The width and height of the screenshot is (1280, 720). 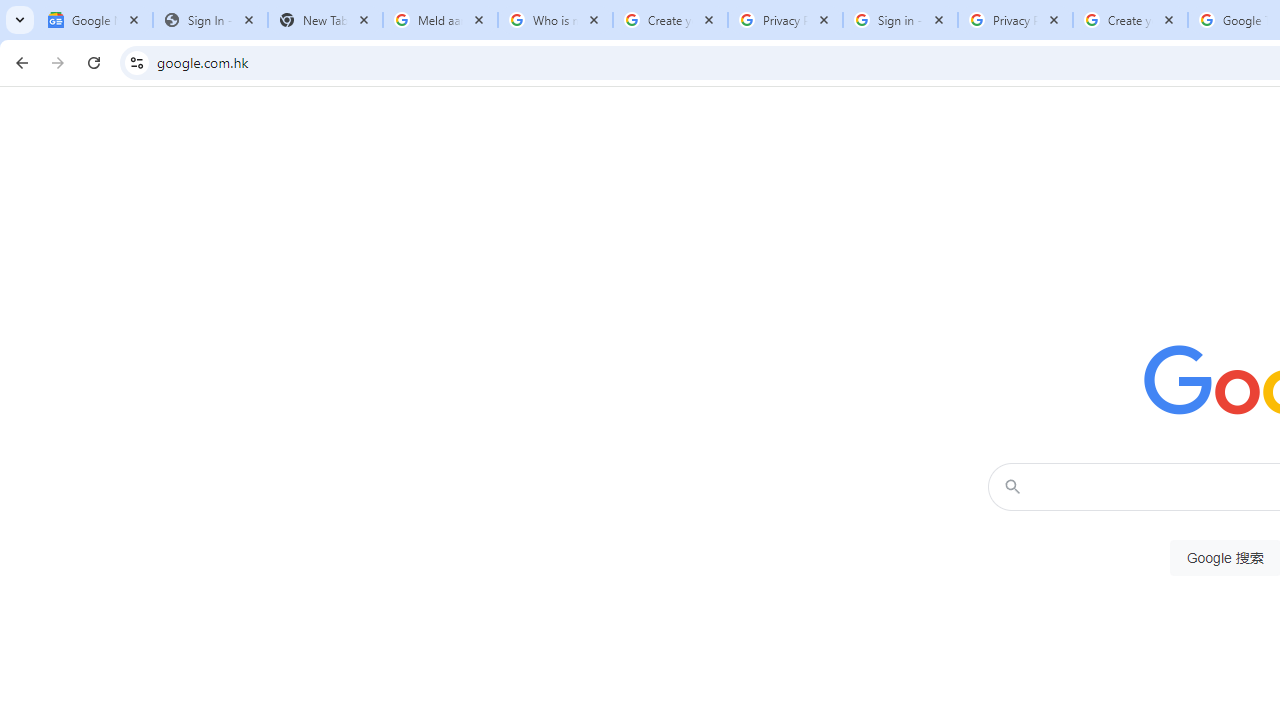 I want to click on 'Who is my administrator? - Google Account Help', so click(x=555, y=20).